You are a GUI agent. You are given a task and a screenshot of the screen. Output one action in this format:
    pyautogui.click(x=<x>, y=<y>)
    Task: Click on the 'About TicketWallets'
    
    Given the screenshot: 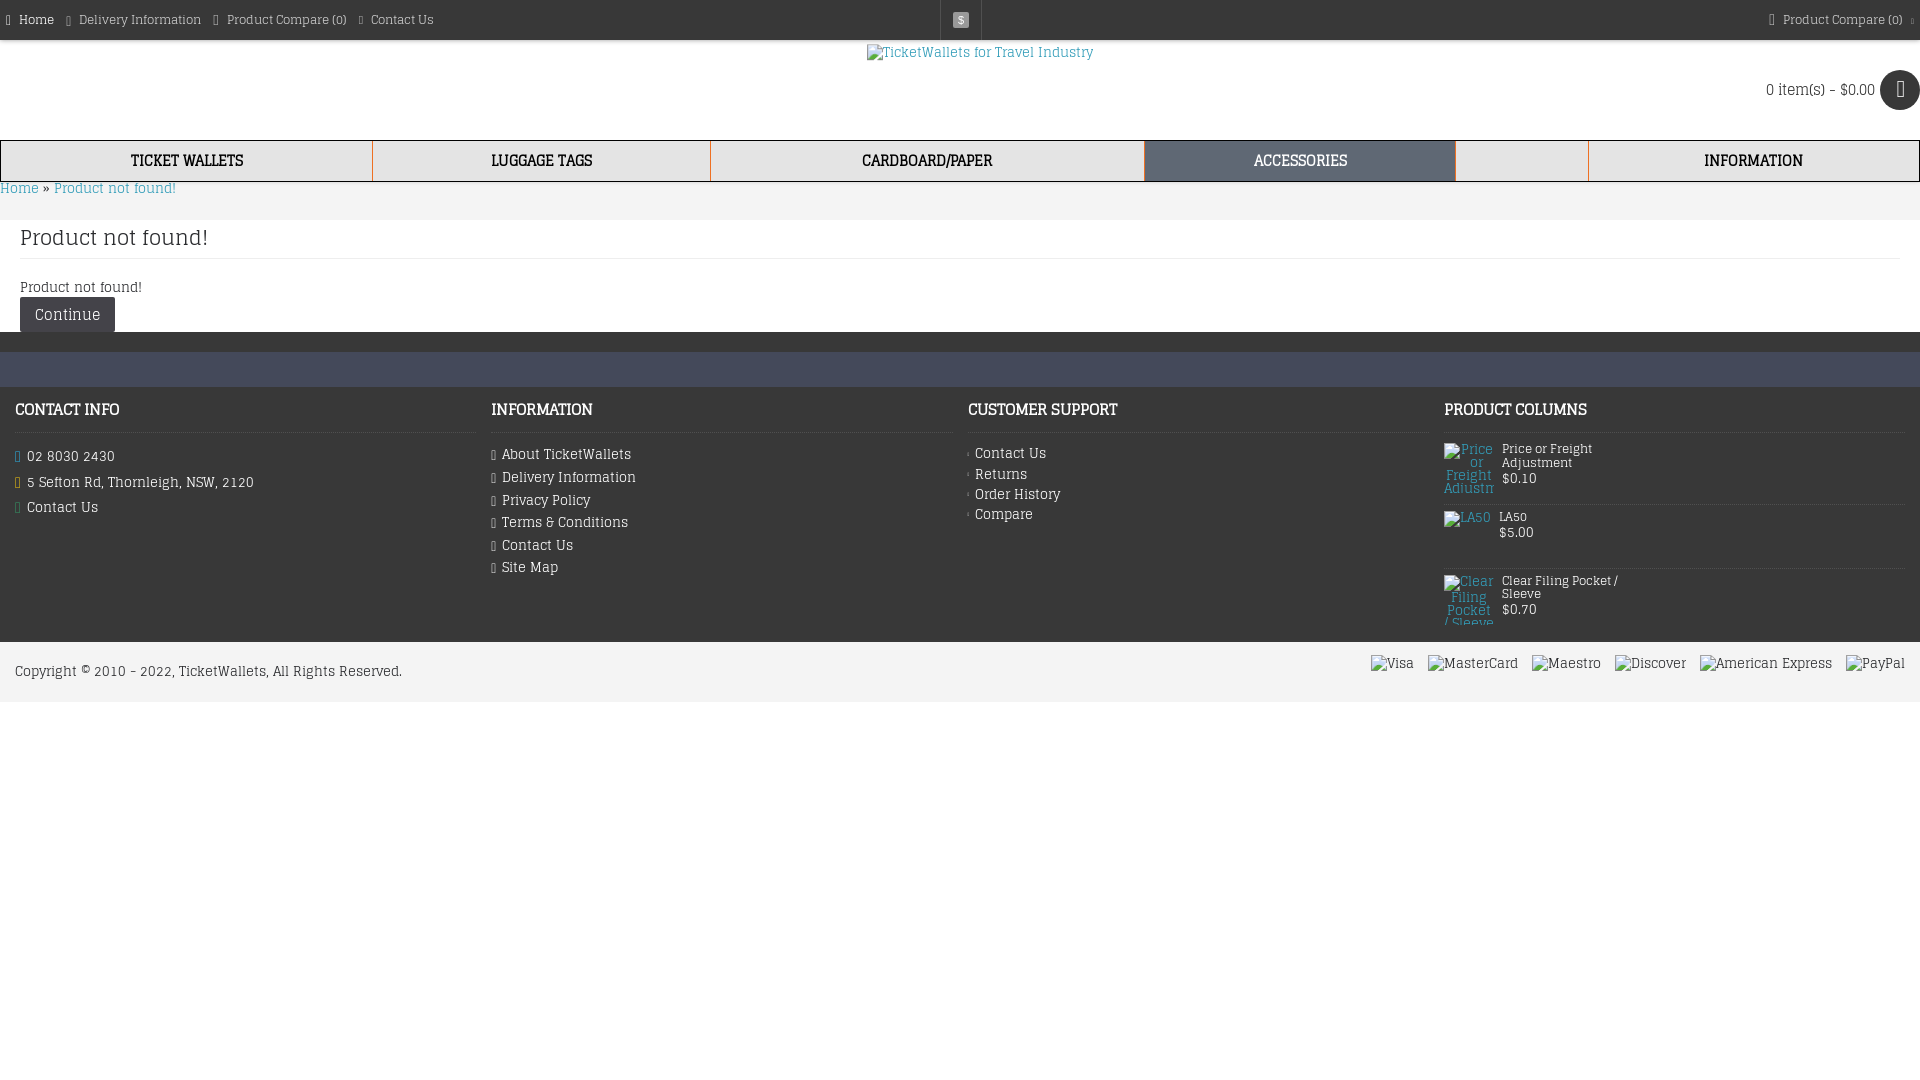 What is the action you would take?
    pyautogui.click(x=490, y=455)
    